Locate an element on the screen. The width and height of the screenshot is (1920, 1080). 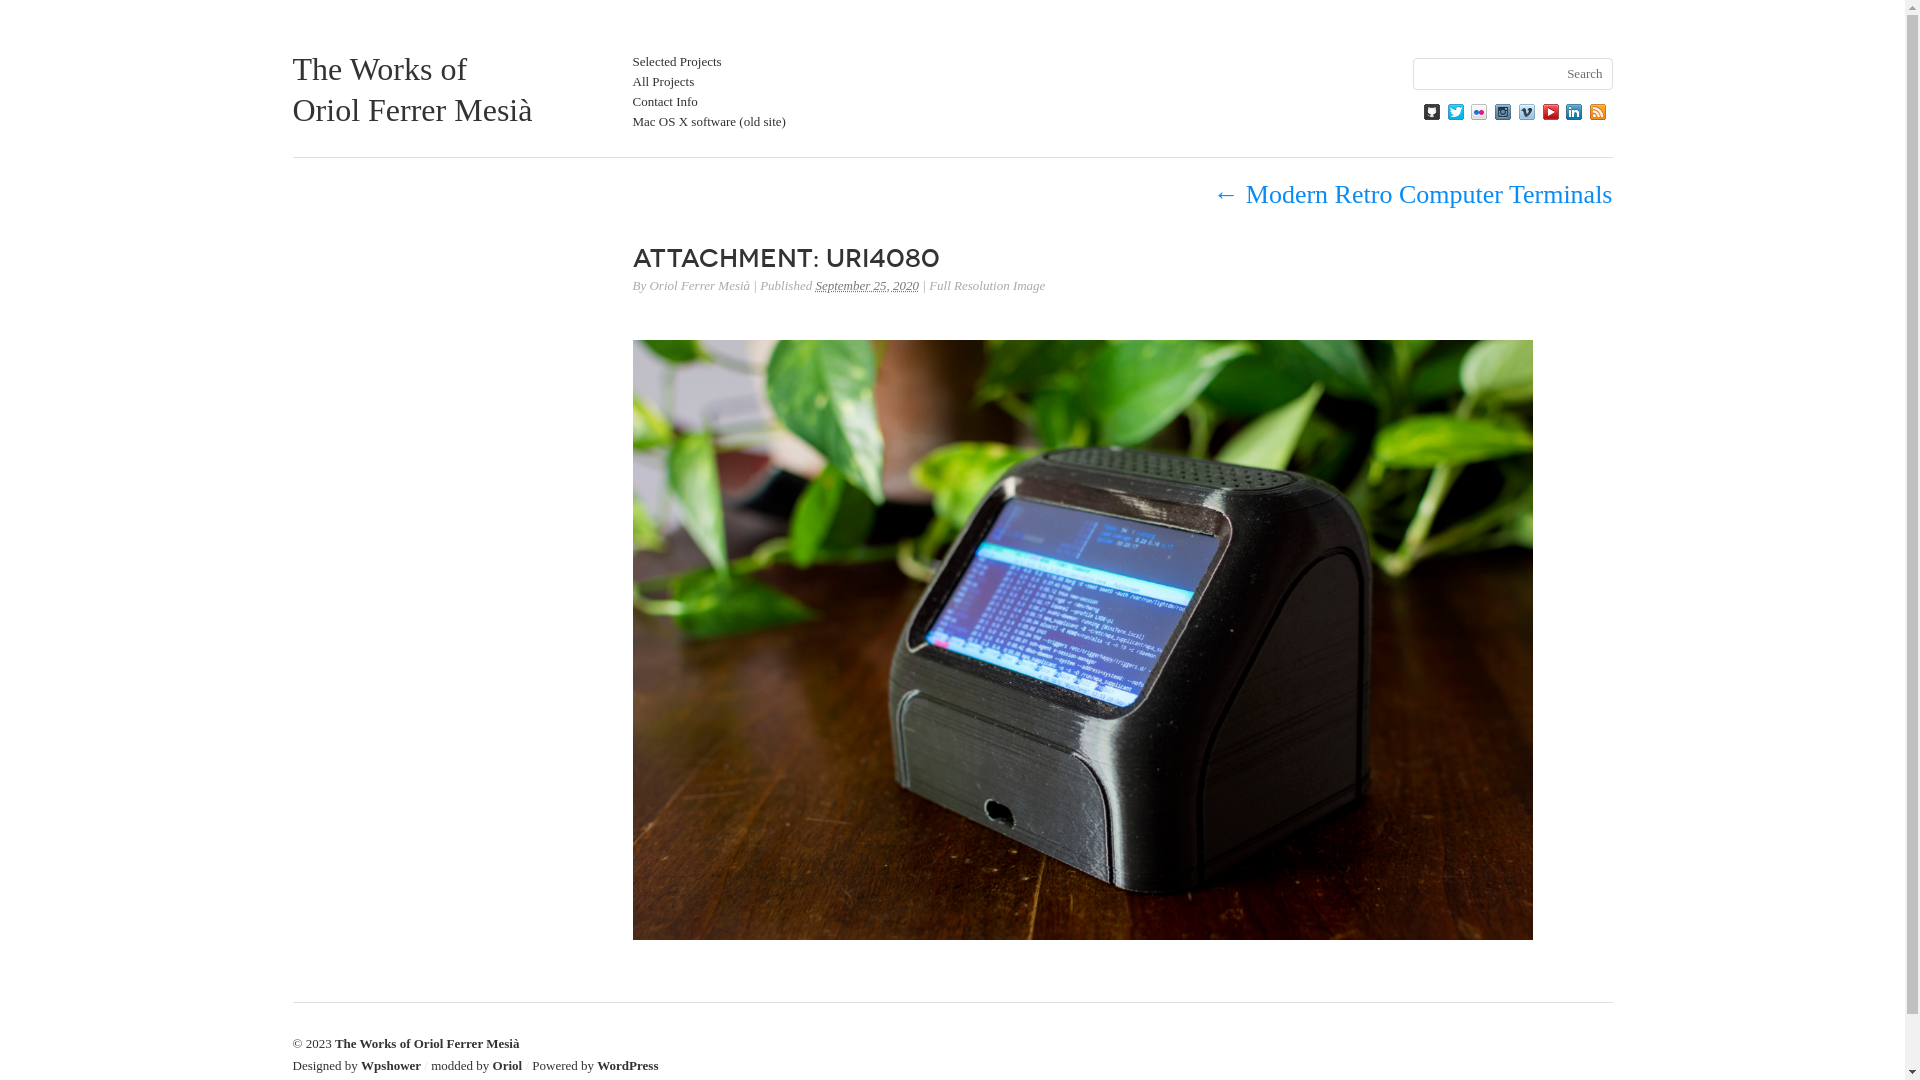
'Instagram' is located at coordinates (1502, 111).